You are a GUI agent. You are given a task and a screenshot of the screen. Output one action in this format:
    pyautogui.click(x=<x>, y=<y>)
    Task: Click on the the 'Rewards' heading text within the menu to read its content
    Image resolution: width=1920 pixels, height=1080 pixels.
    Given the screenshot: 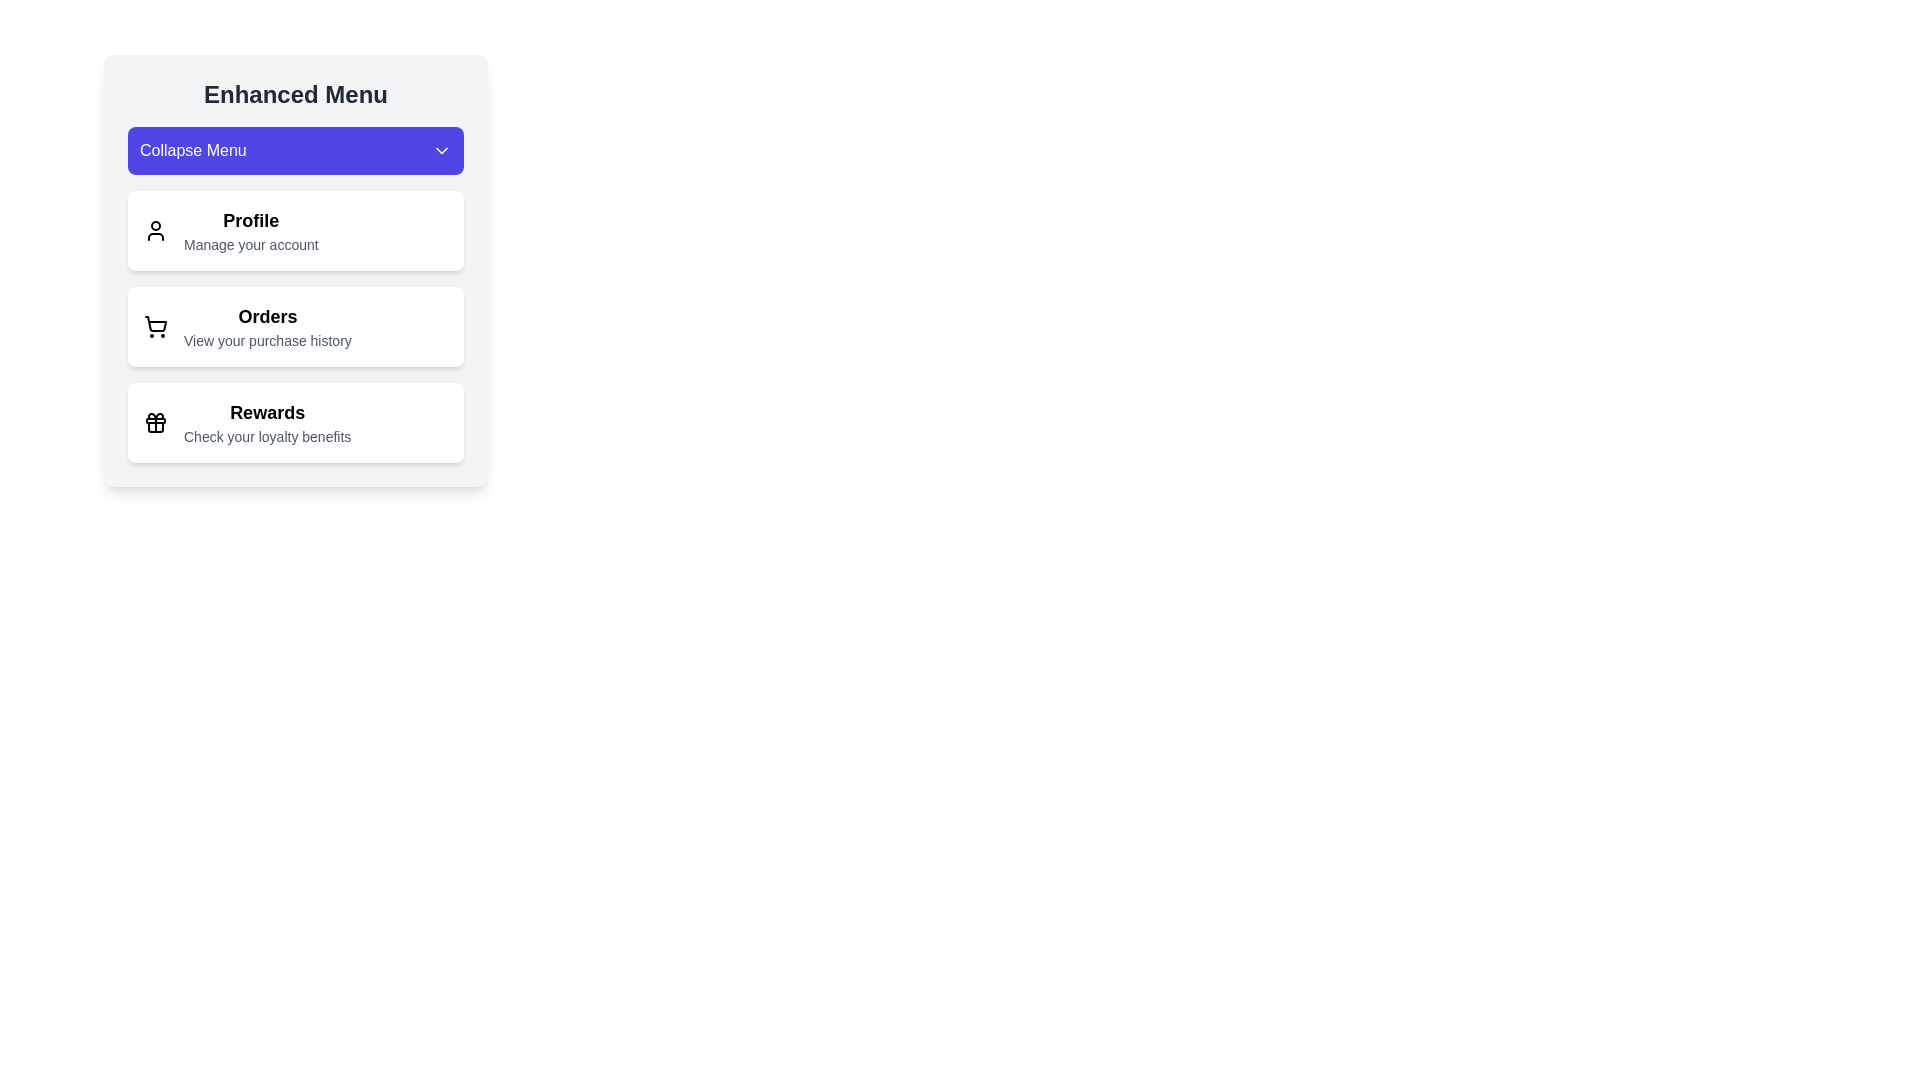 What is the action you would take?
    pyautogui.click(x=266, y=411)
    